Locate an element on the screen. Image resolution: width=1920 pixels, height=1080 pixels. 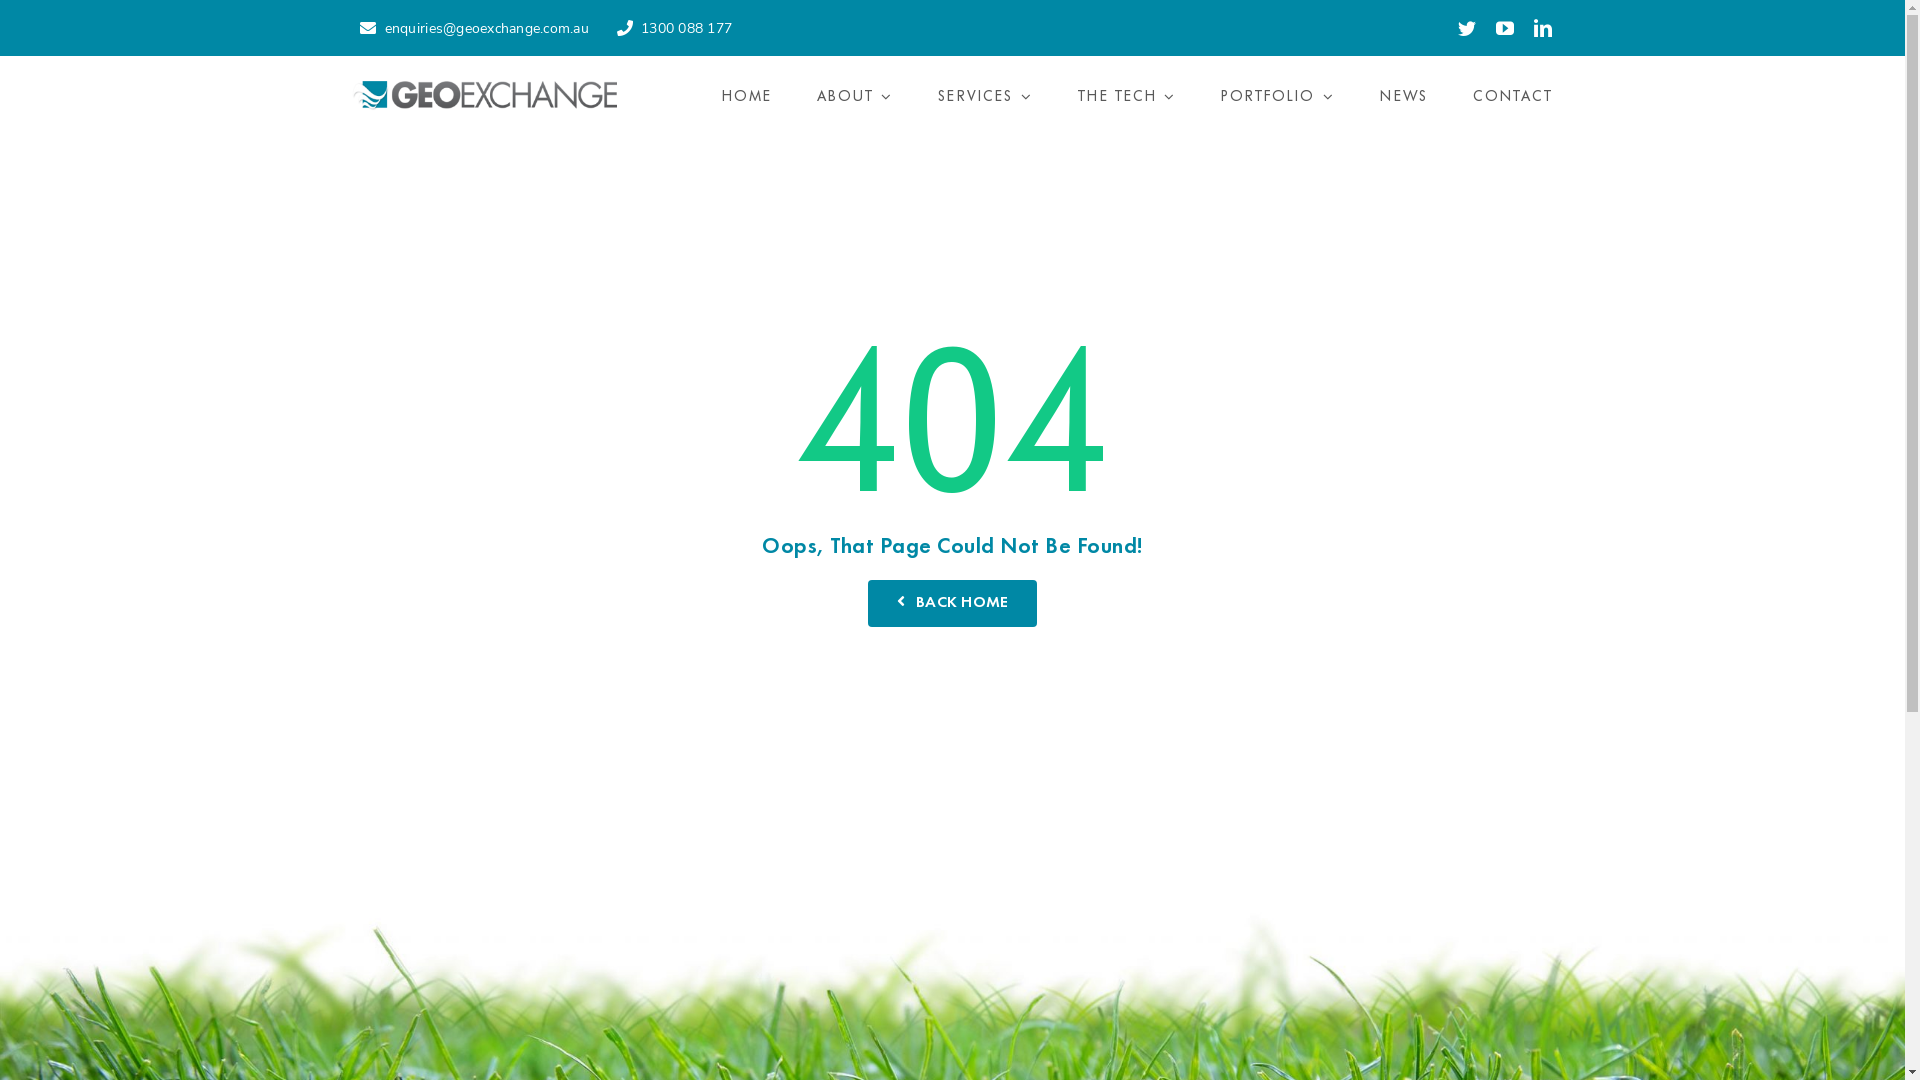
'1300 088 177' is located at coordinates (670, 27).